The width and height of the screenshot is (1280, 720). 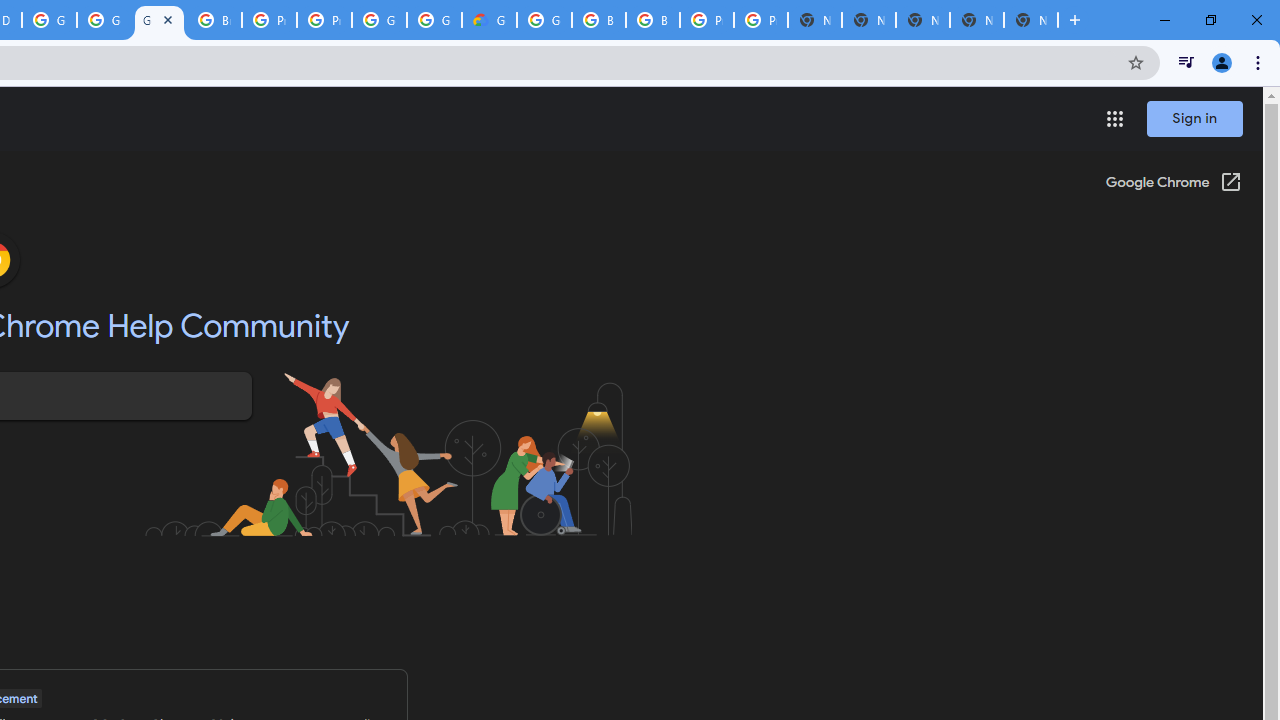 What do you see at coordinates (1173, 183) in the screenshot?
I see `'Google Chrome (Open in a new window)'` at bounding box center [1173, 183].